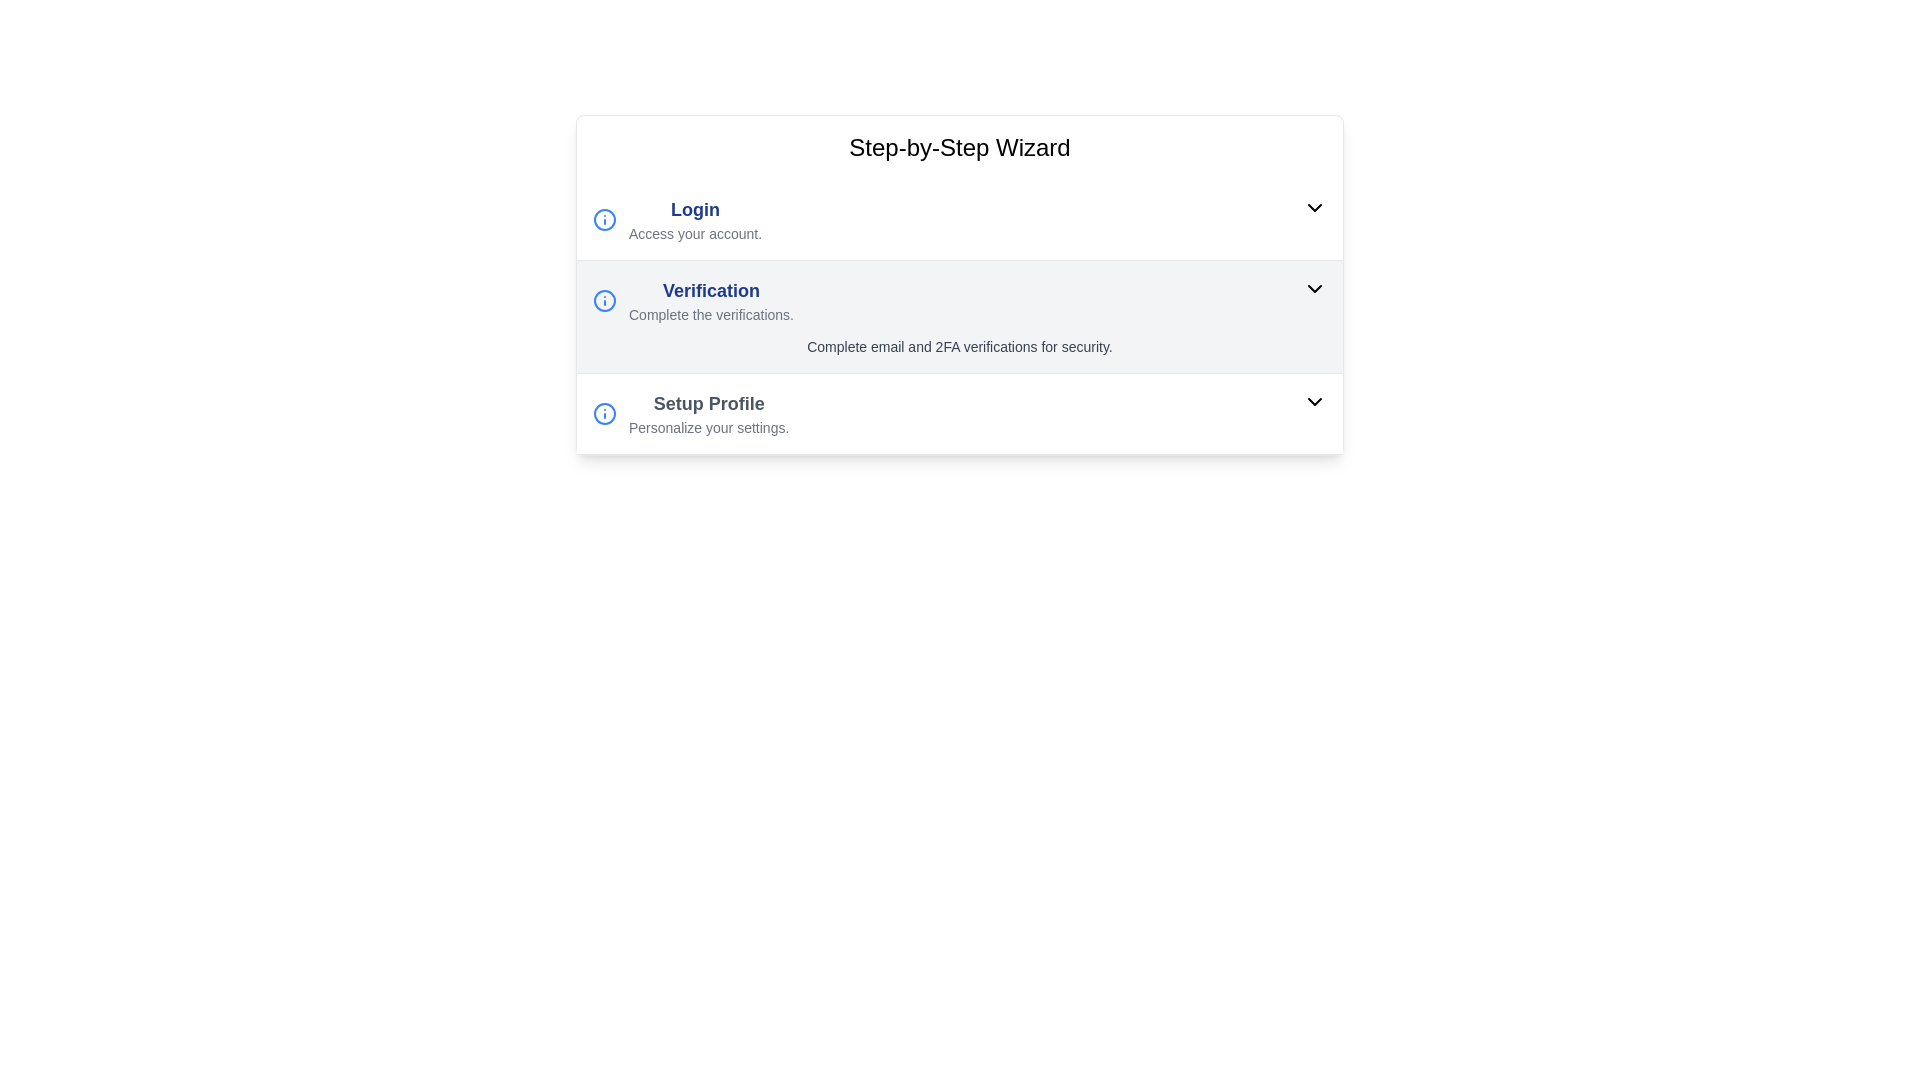 This screenshot has height=1080, width=1920. What do you see at coordinates (693, 300) in the screenshot?
I see `the informational block that provides a title and description for the verification step in the wizard interface` at bounding box center [693, 300].